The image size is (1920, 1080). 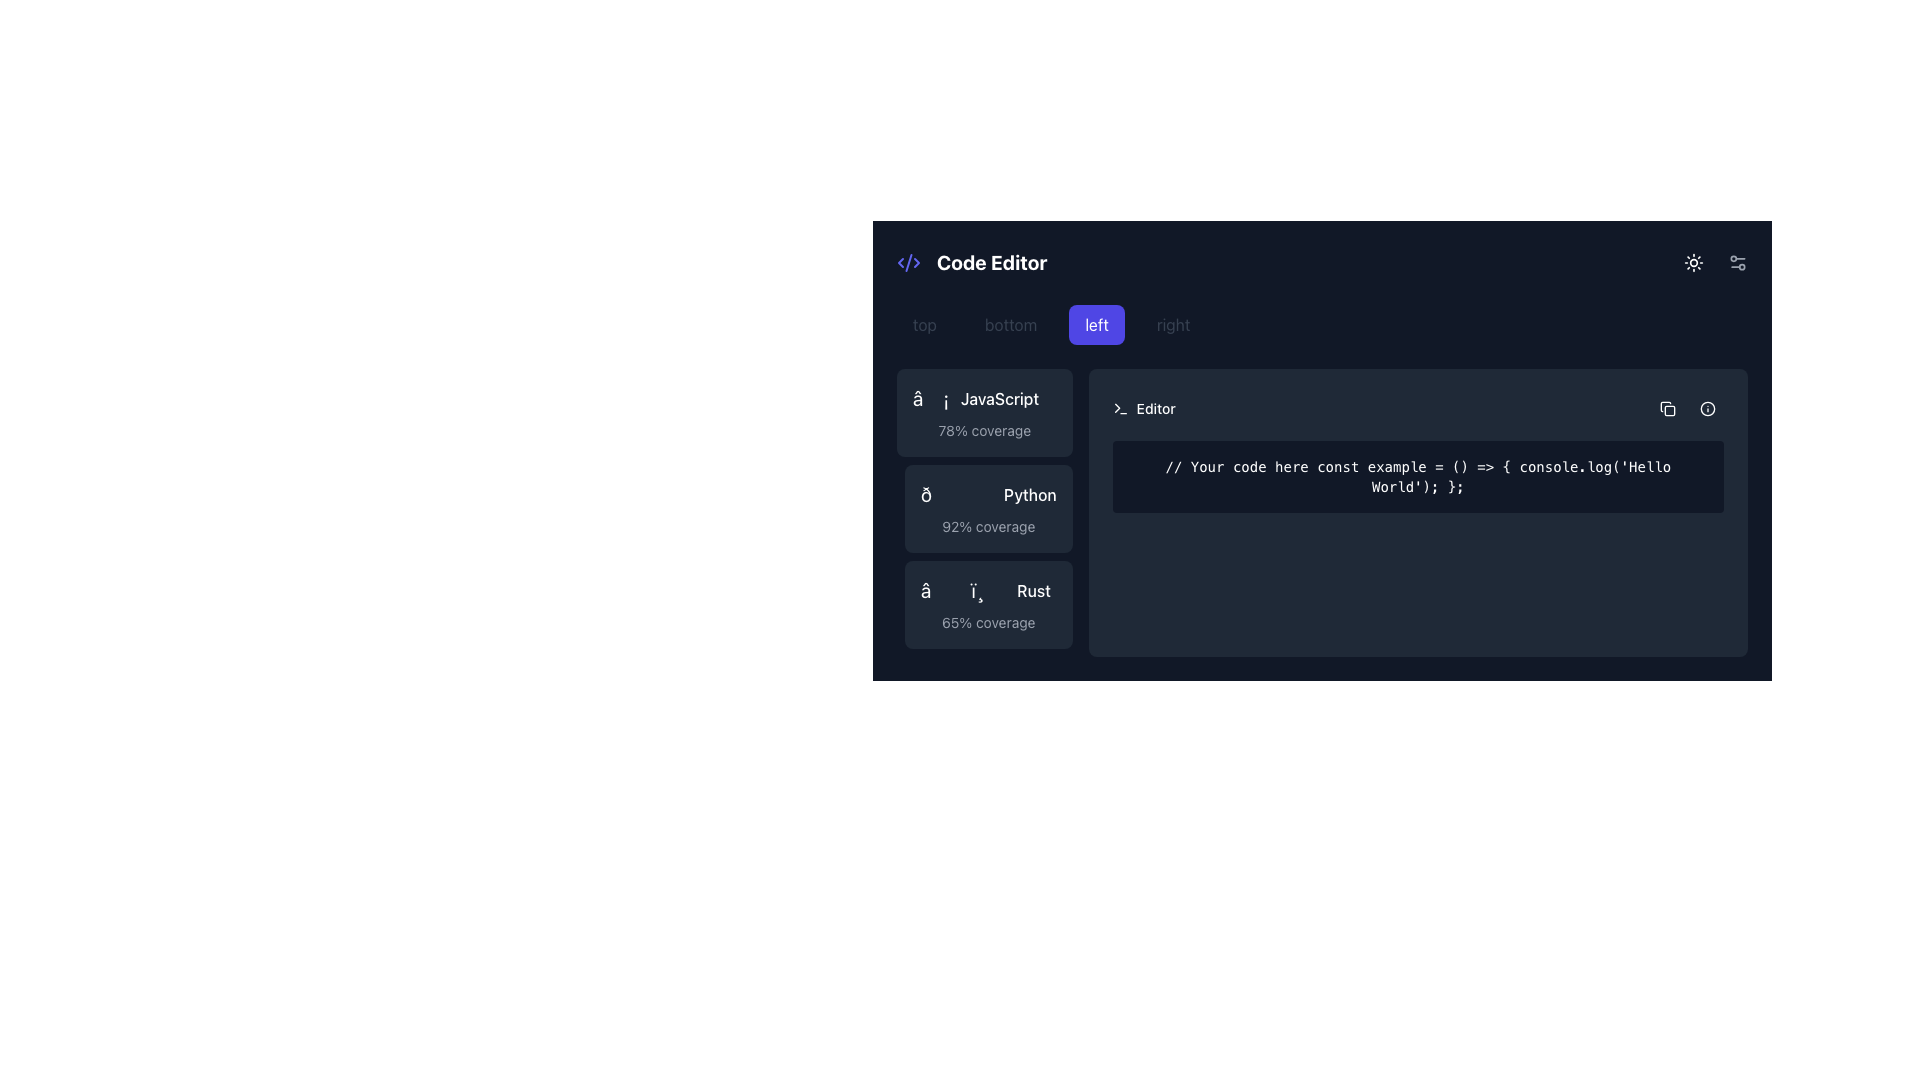 What do you see at coordinates (984, 512) in the screenshot?
I see `the interactive programming language card that represents the second card in a stack of three, located on the left section of the interface` at bounding box center [984, 512].